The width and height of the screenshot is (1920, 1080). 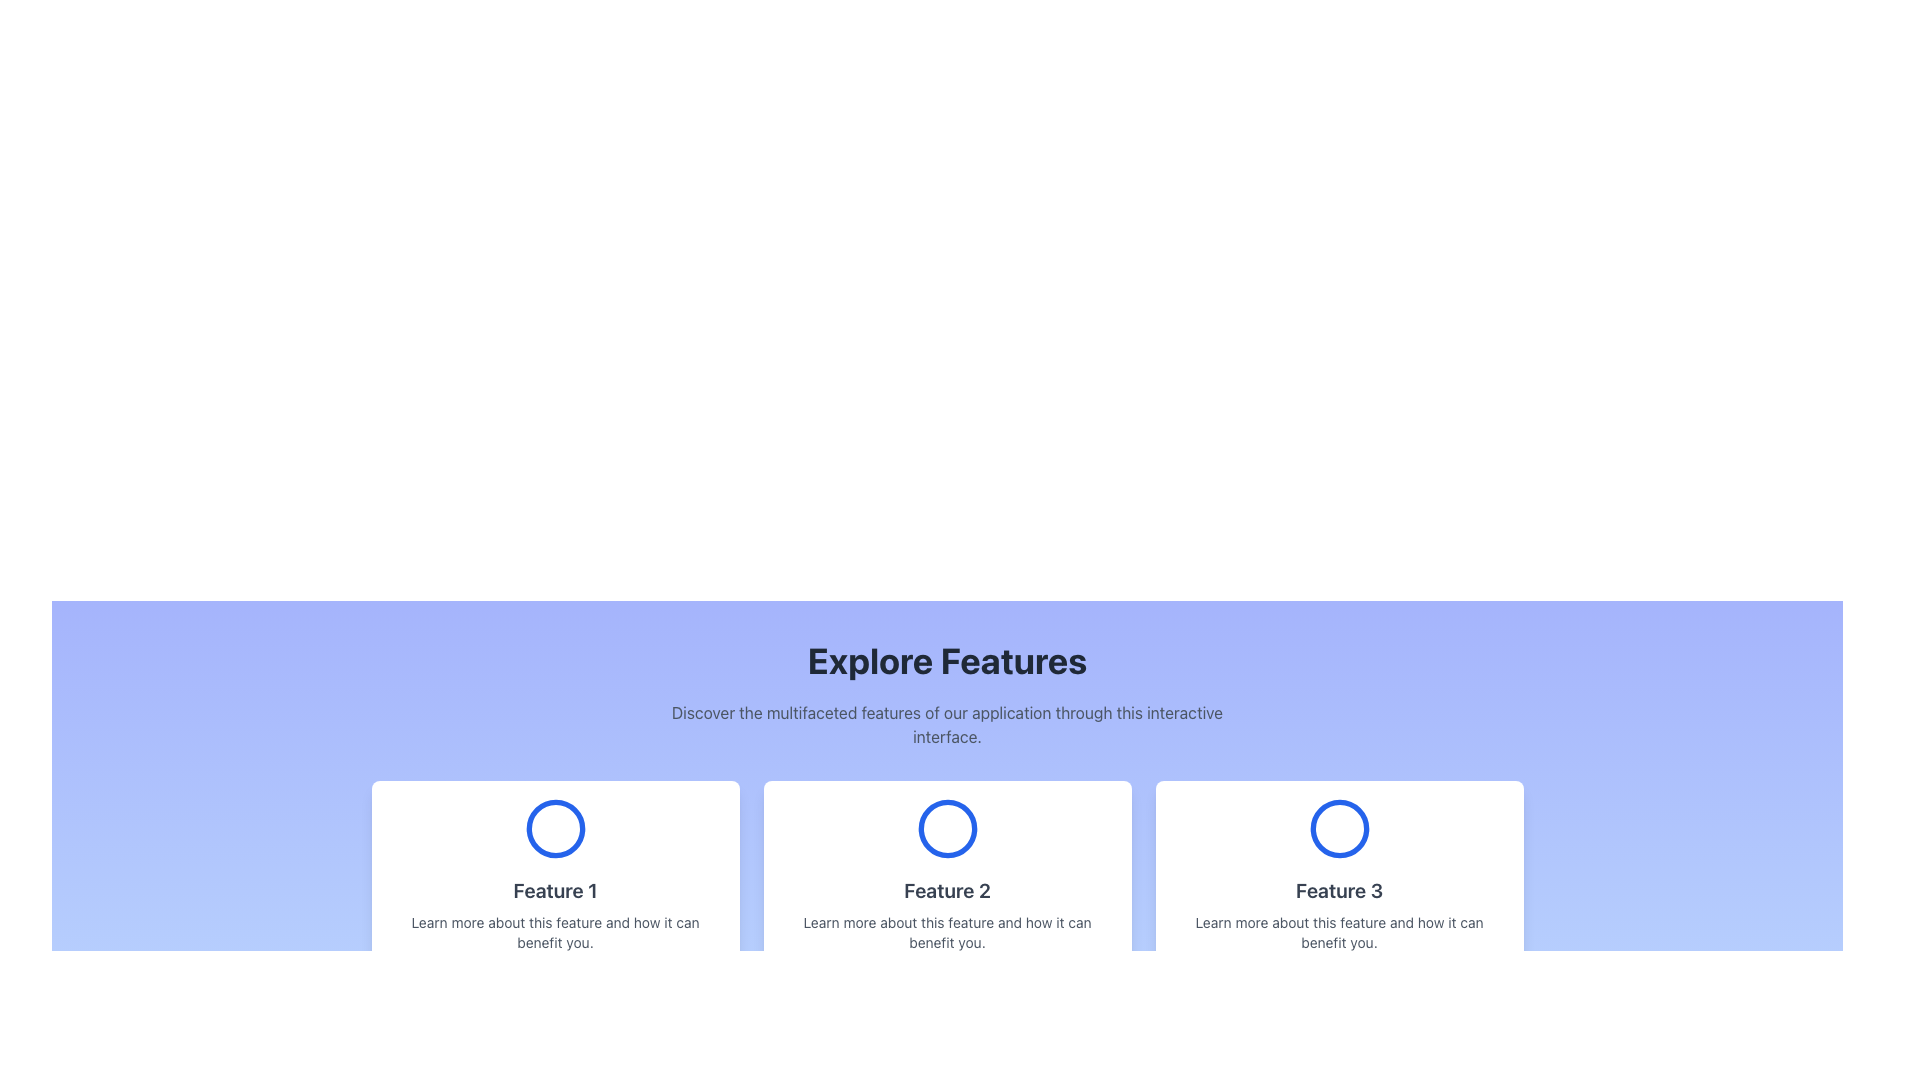 What do you see at coordinates (1339, 890) in the screenshot?
I see `title text located in the third card, positioned below a circular icon and above a descriptive text block` at bounding box center [1339, 890].